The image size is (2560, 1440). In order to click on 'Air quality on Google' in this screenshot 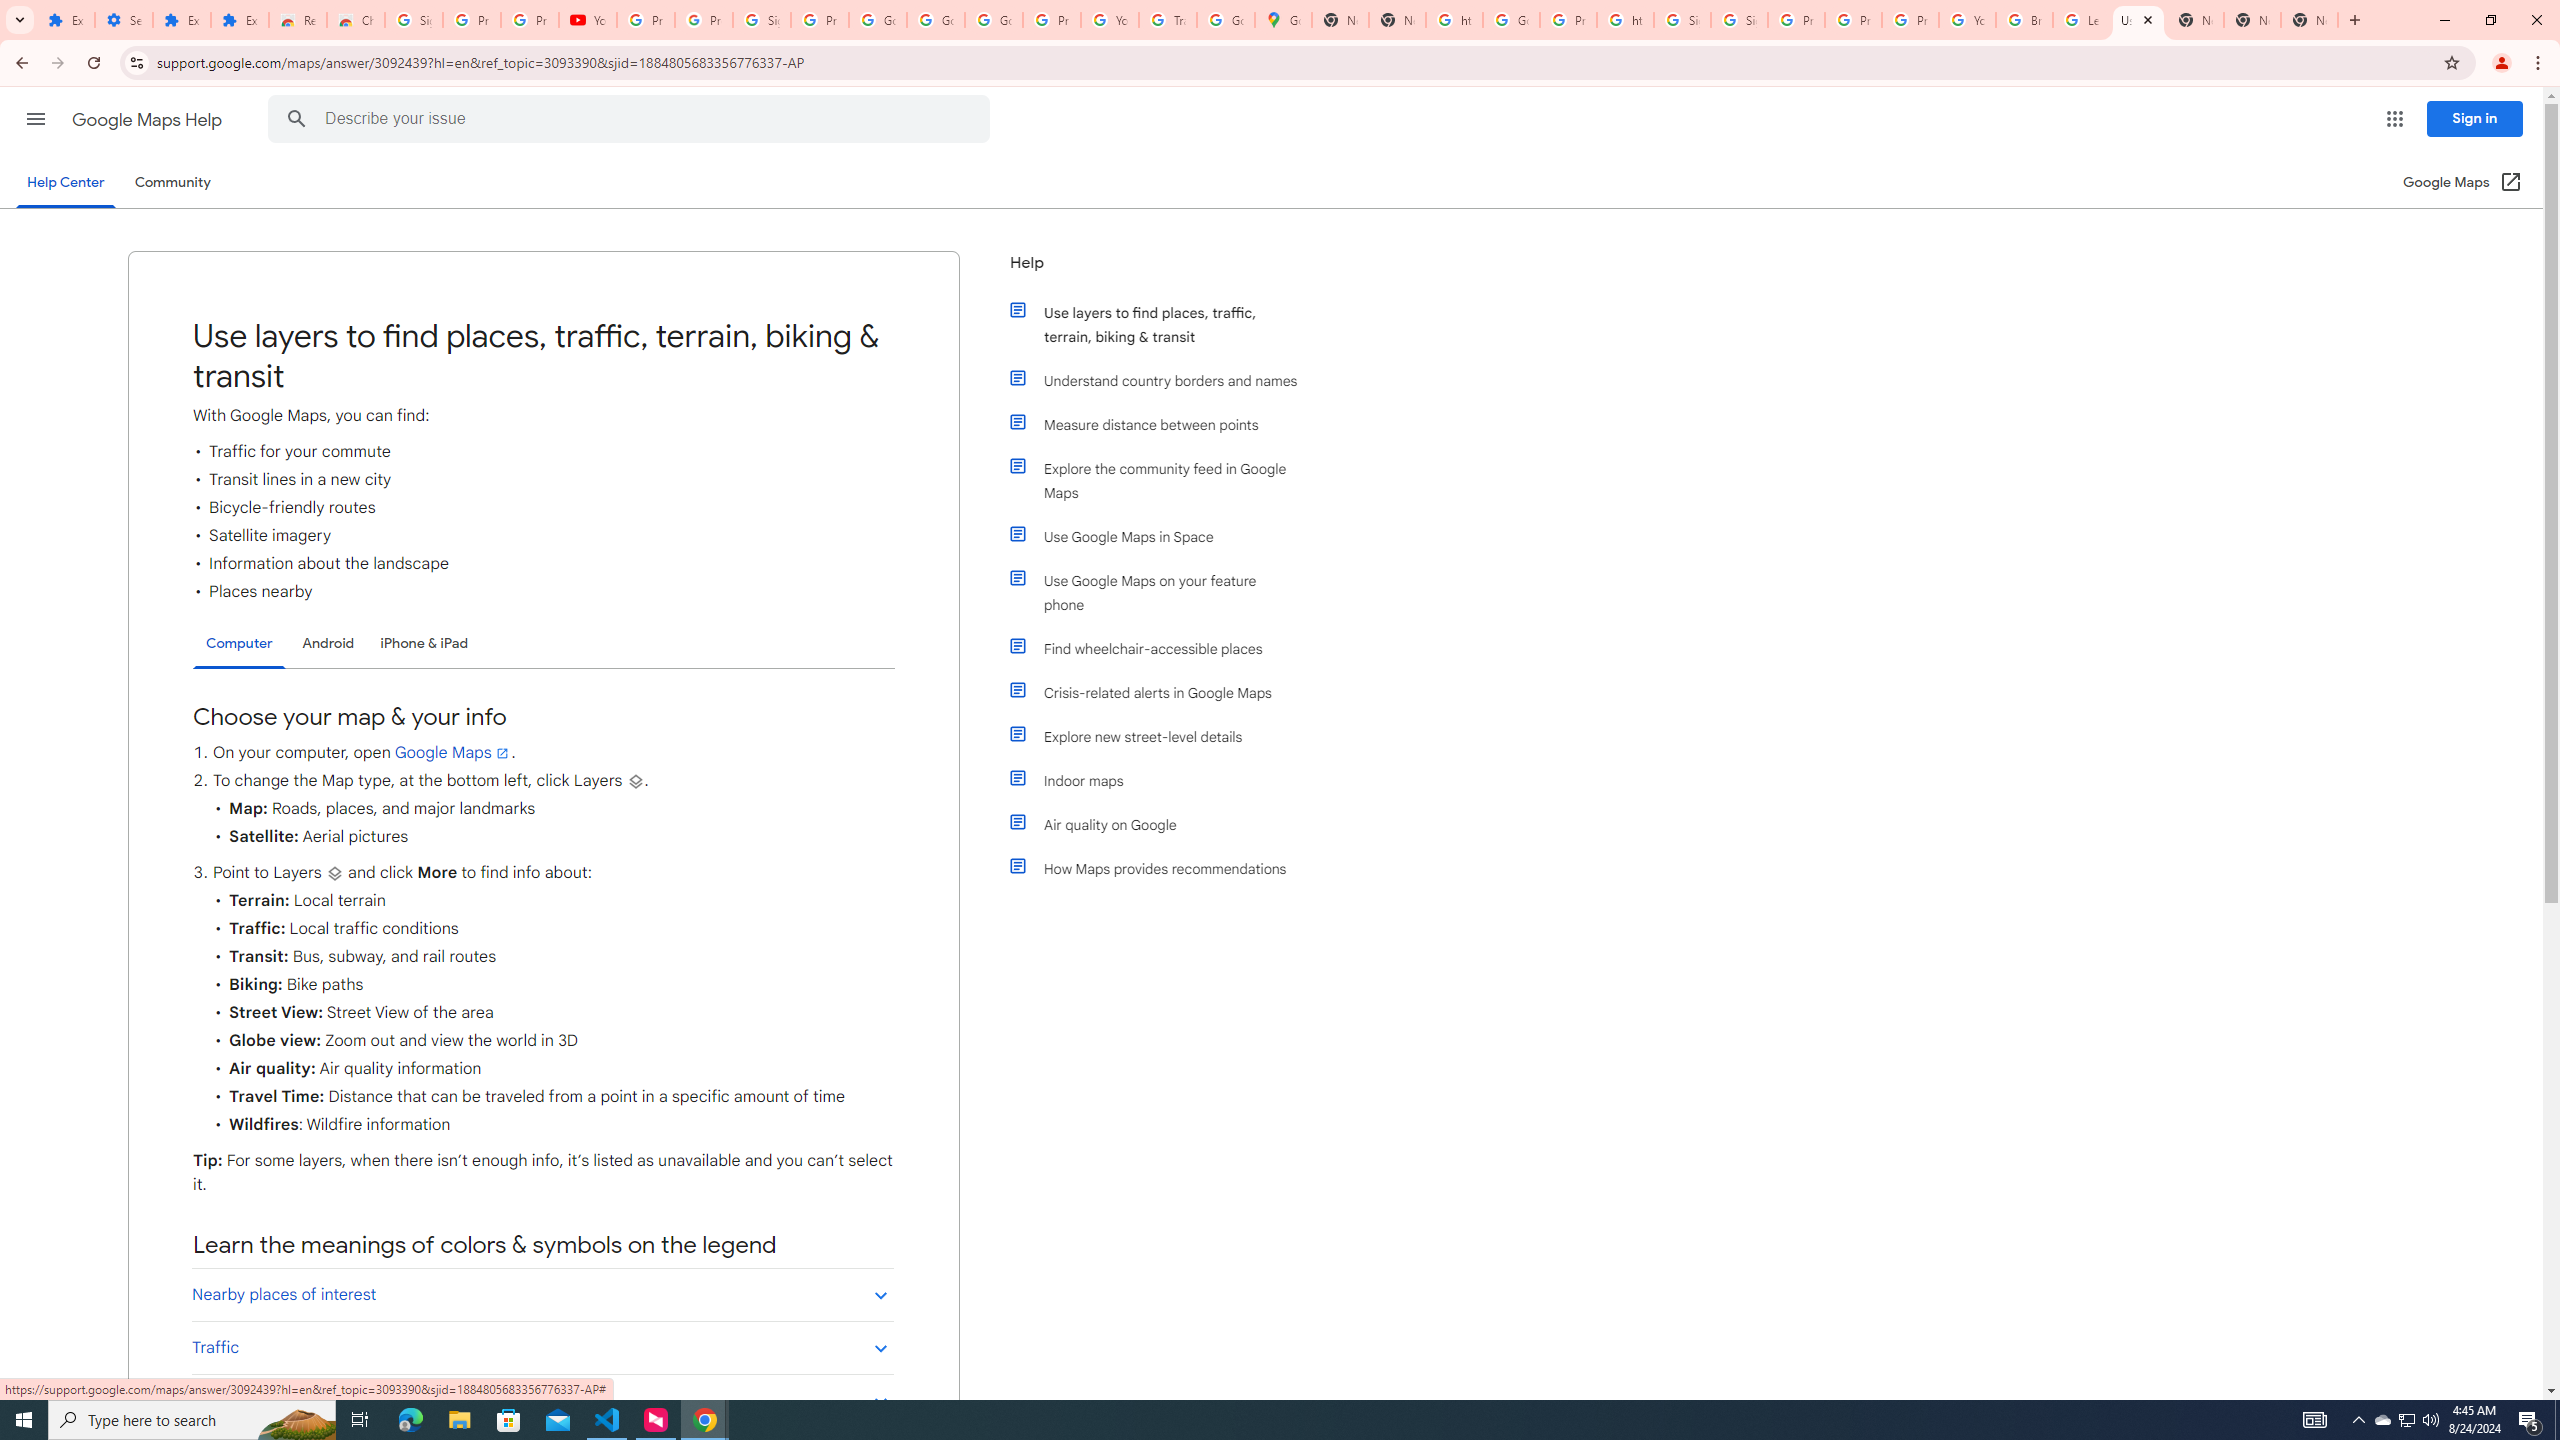, I will do `click(1162, 824)`.